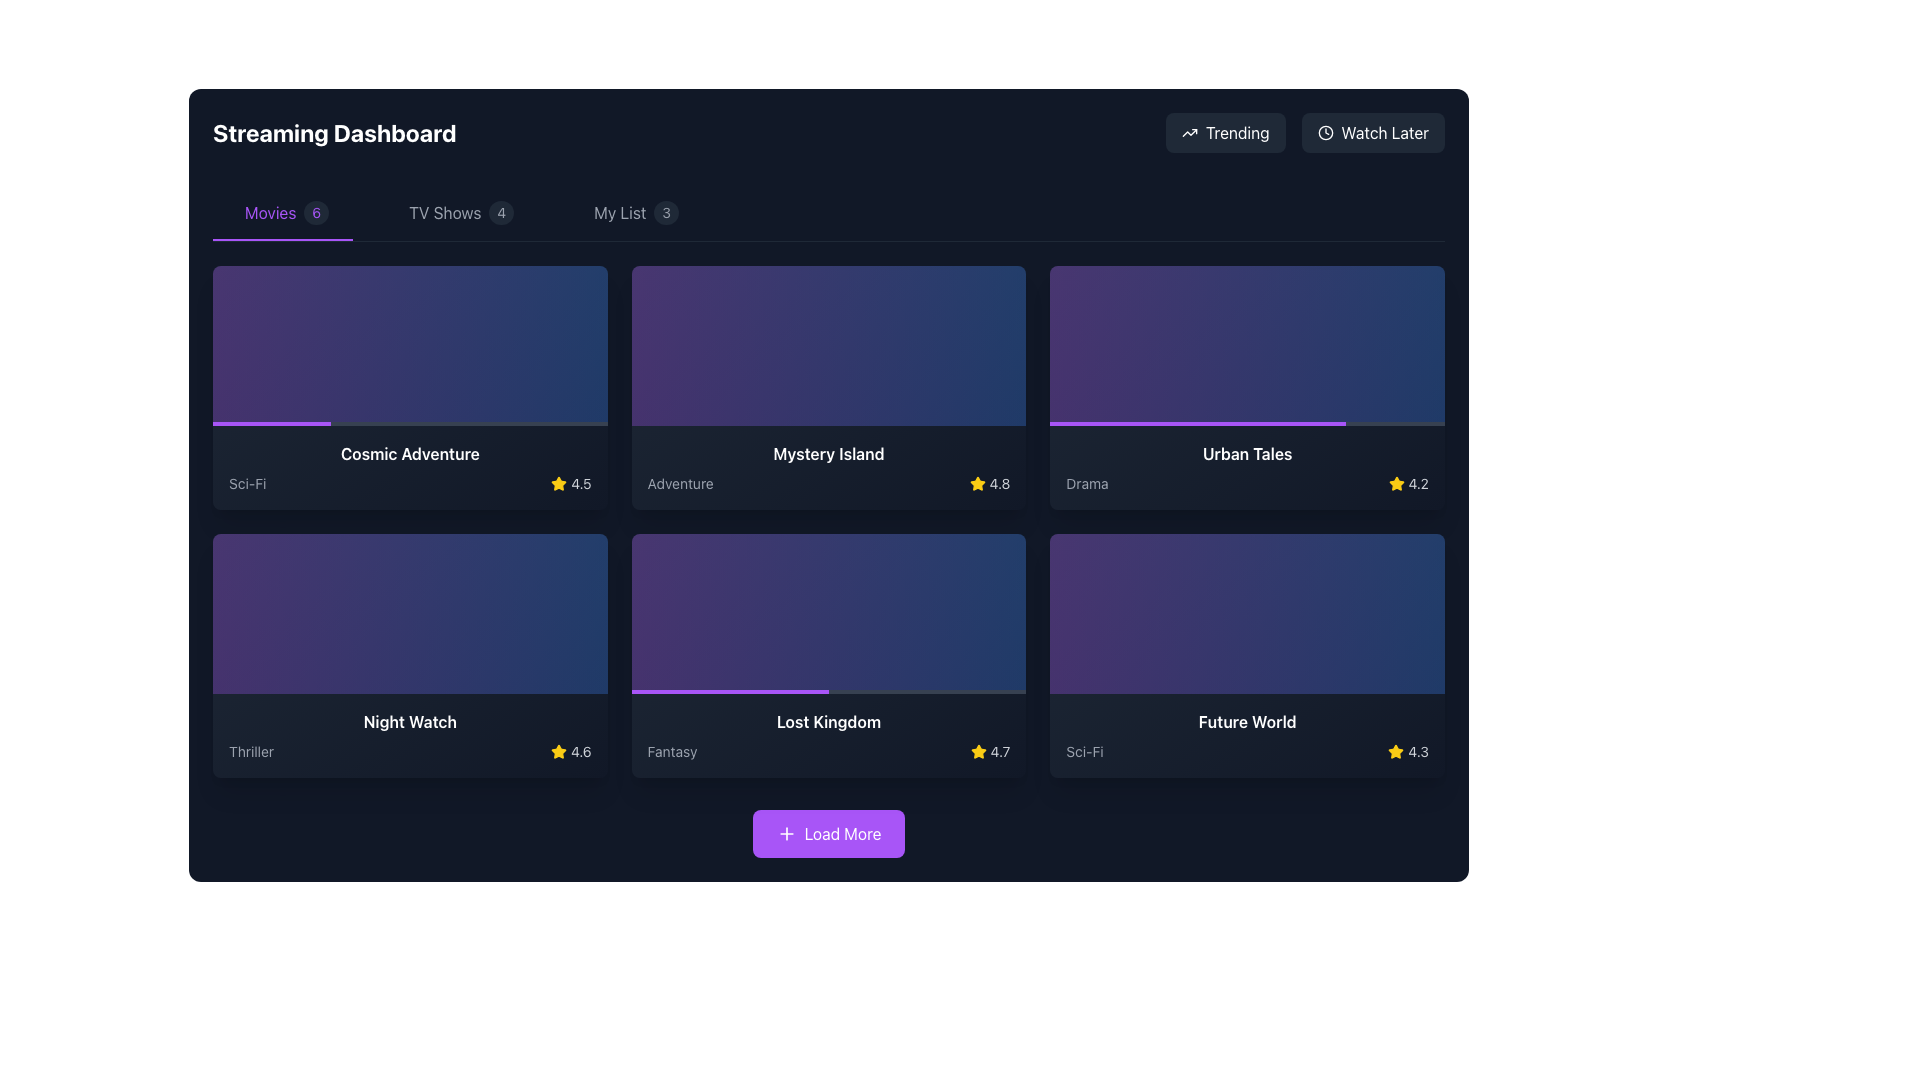  I want to click on the numerical rating value displayed in the Rating Display for the 'Lost Kingdom' card, which is located in the bottom section to the right of the 'Fantasy' label, so click(990, 752).